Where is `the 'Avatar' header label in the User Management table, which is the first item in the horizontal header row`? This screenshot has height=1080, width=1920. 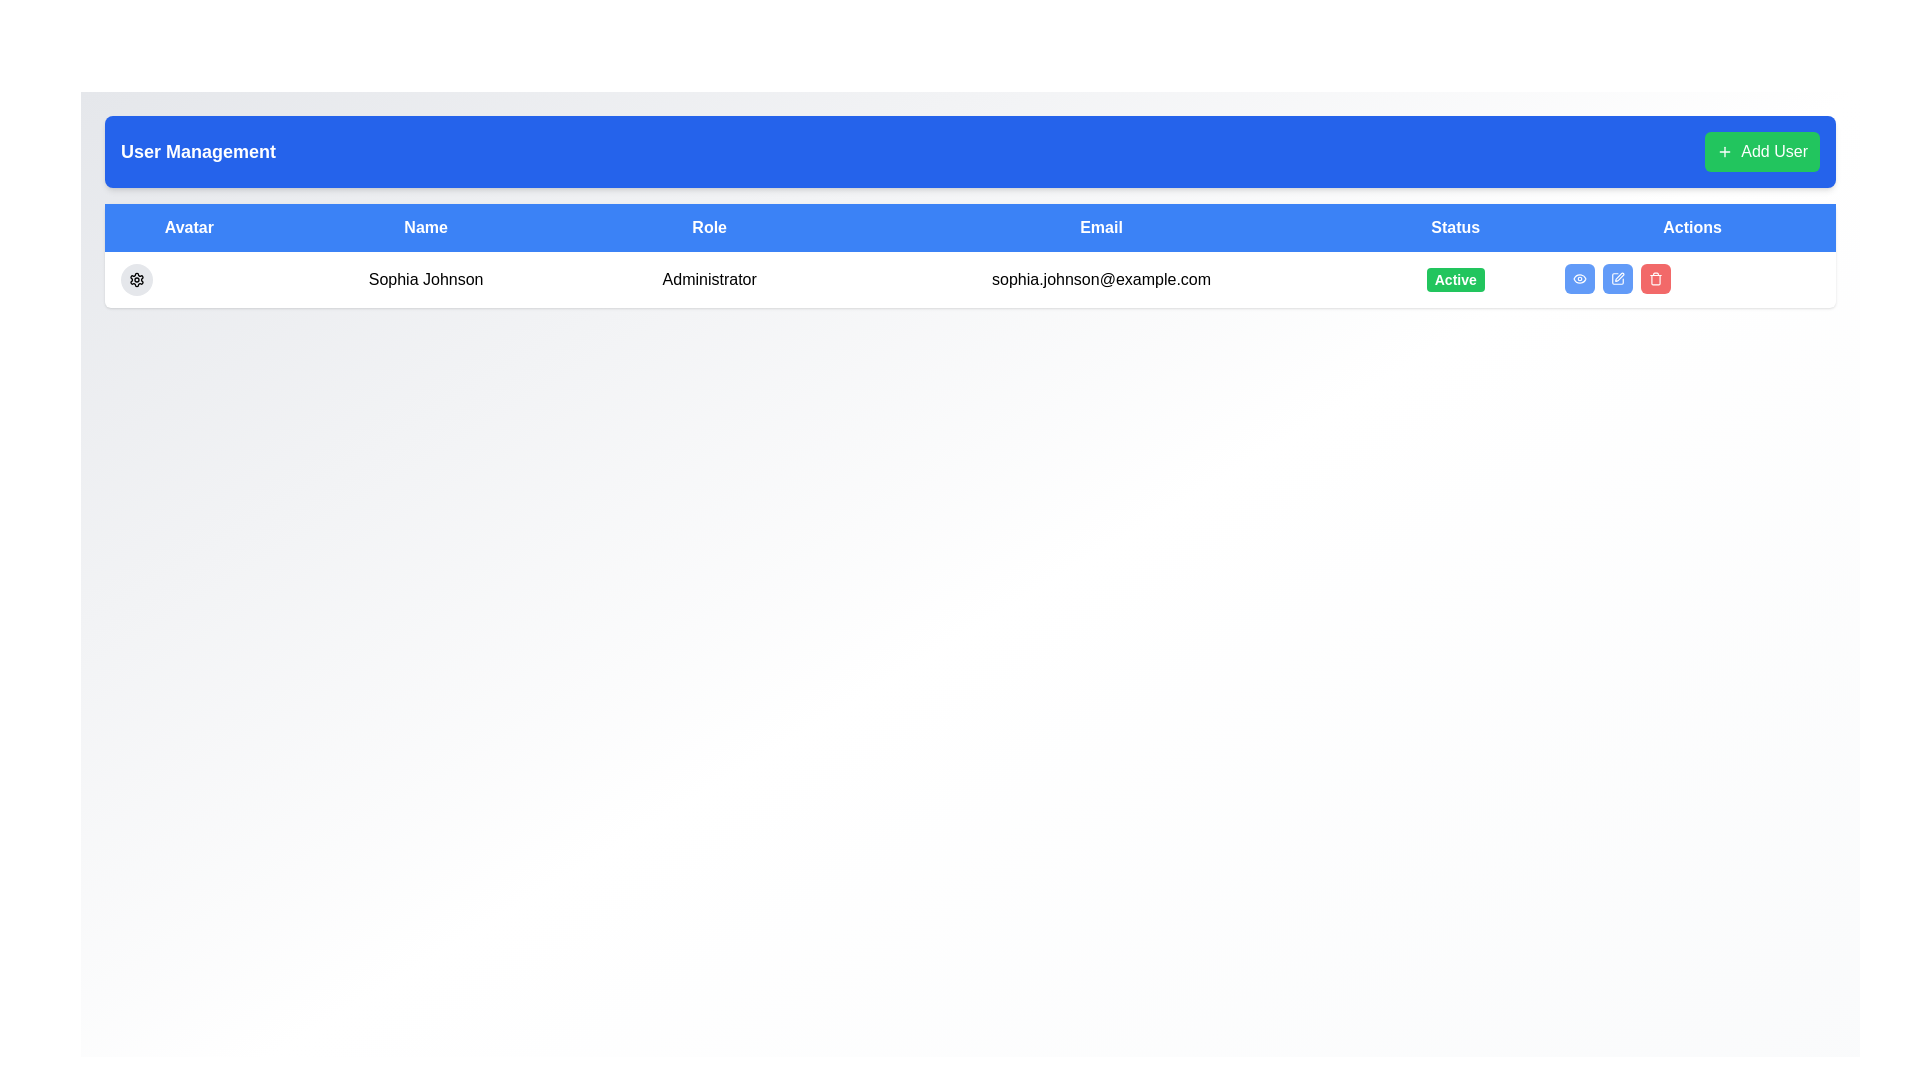 the 'Avatar' header label in the User Management table, which is the first item in the horizontal header row is located at coordinates (189, 226).